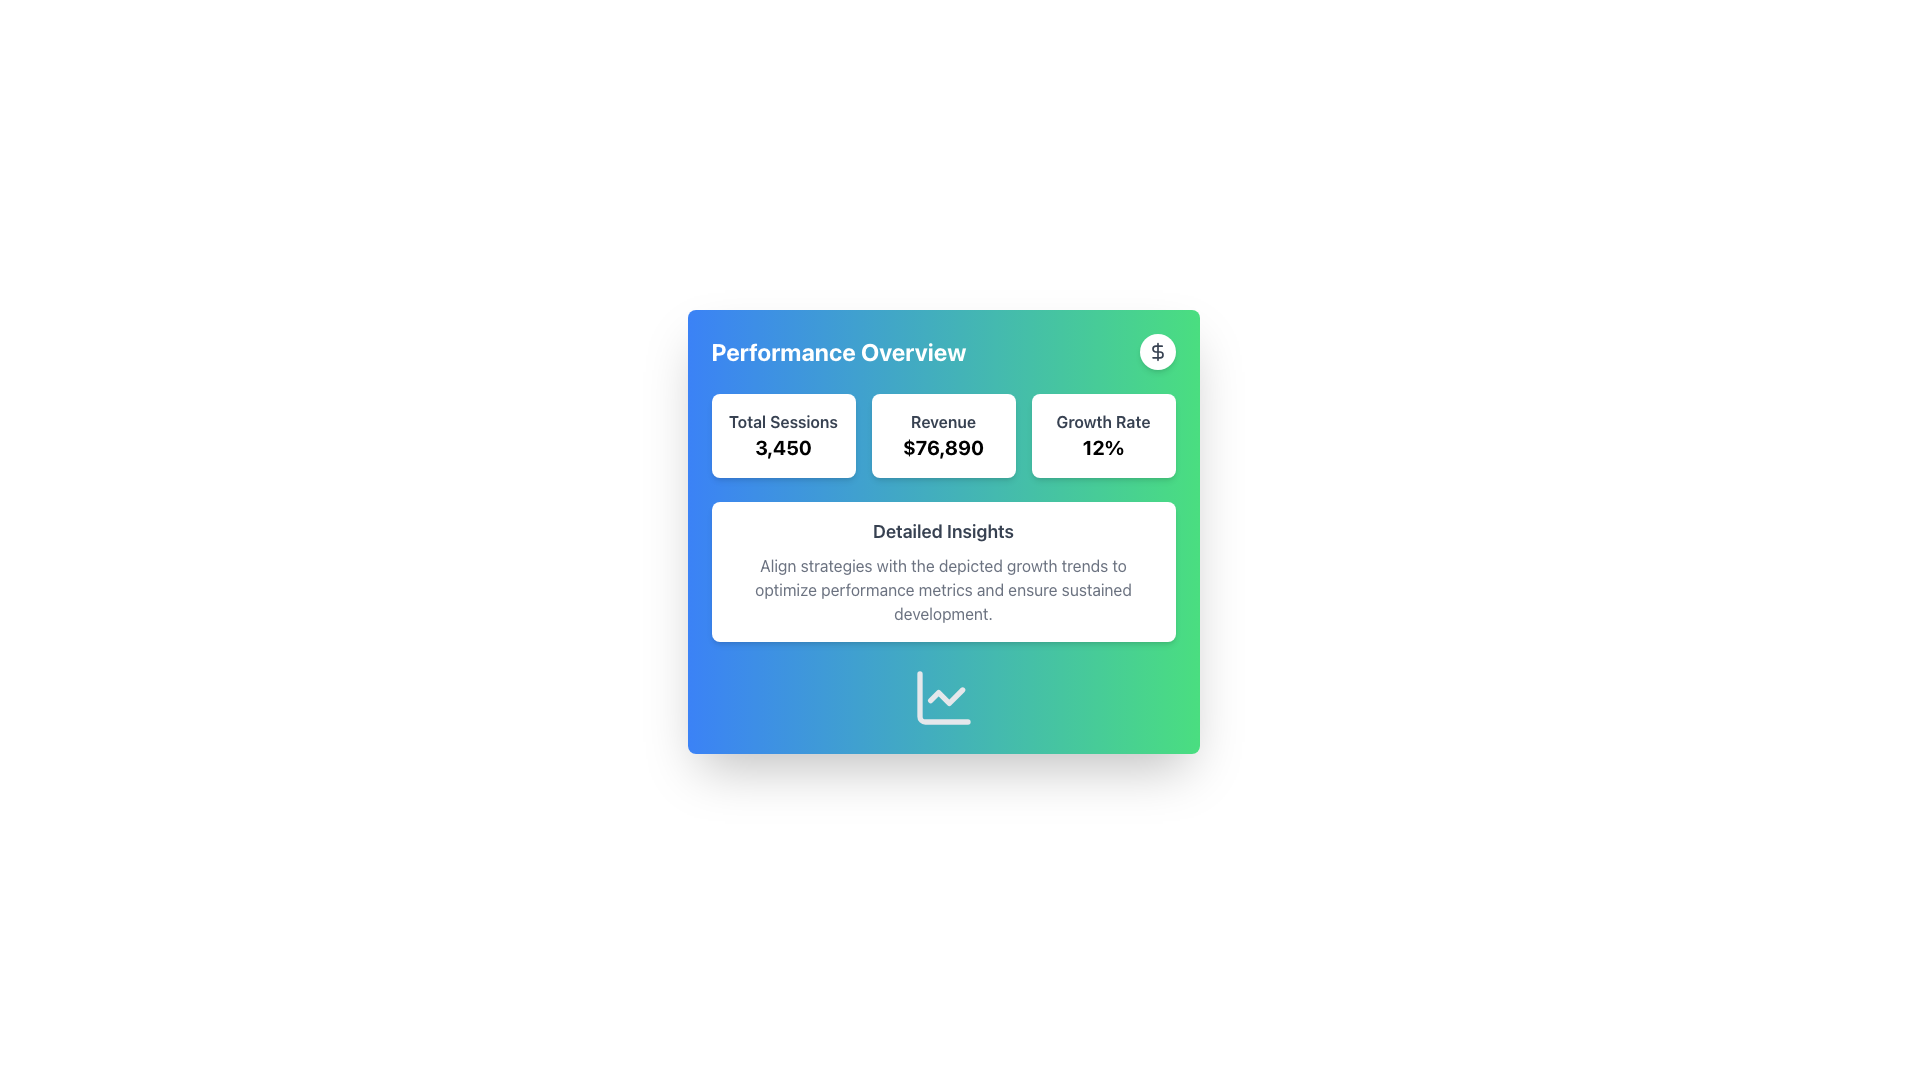  What do you see at coordinates (942, 697) in the screenshot?
I see `the SVG icon representing a line chart, which is styled in light gray and located underneath the 'Detailed Insights' section` at bounding box center [942, 697].